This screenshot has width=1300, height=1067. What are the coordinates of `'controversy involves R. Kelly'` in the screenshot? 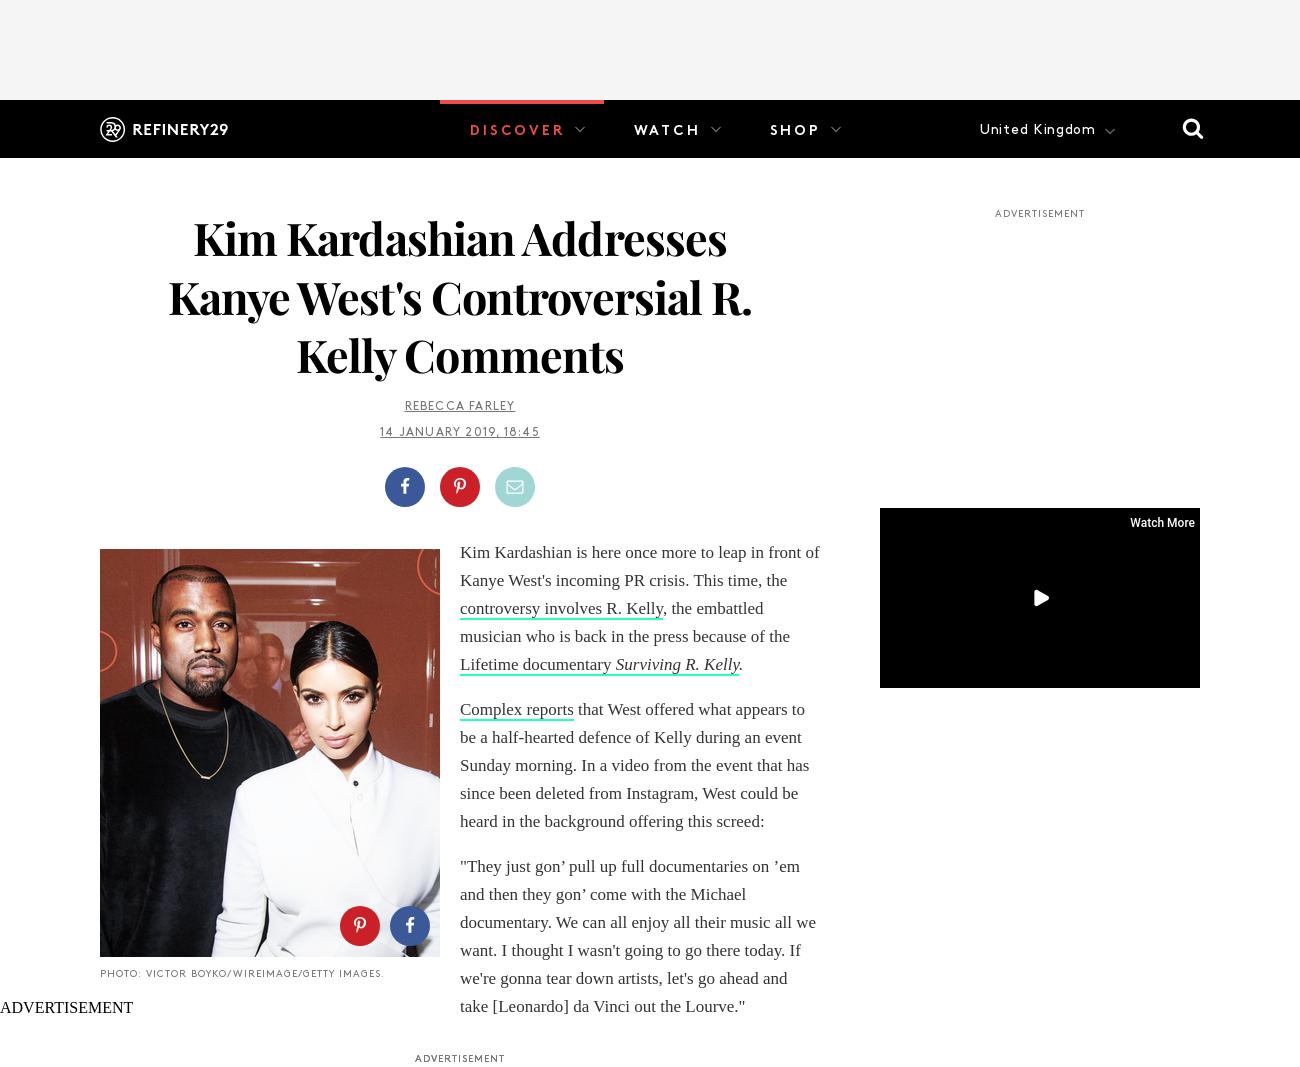 It's located at (458, 607).